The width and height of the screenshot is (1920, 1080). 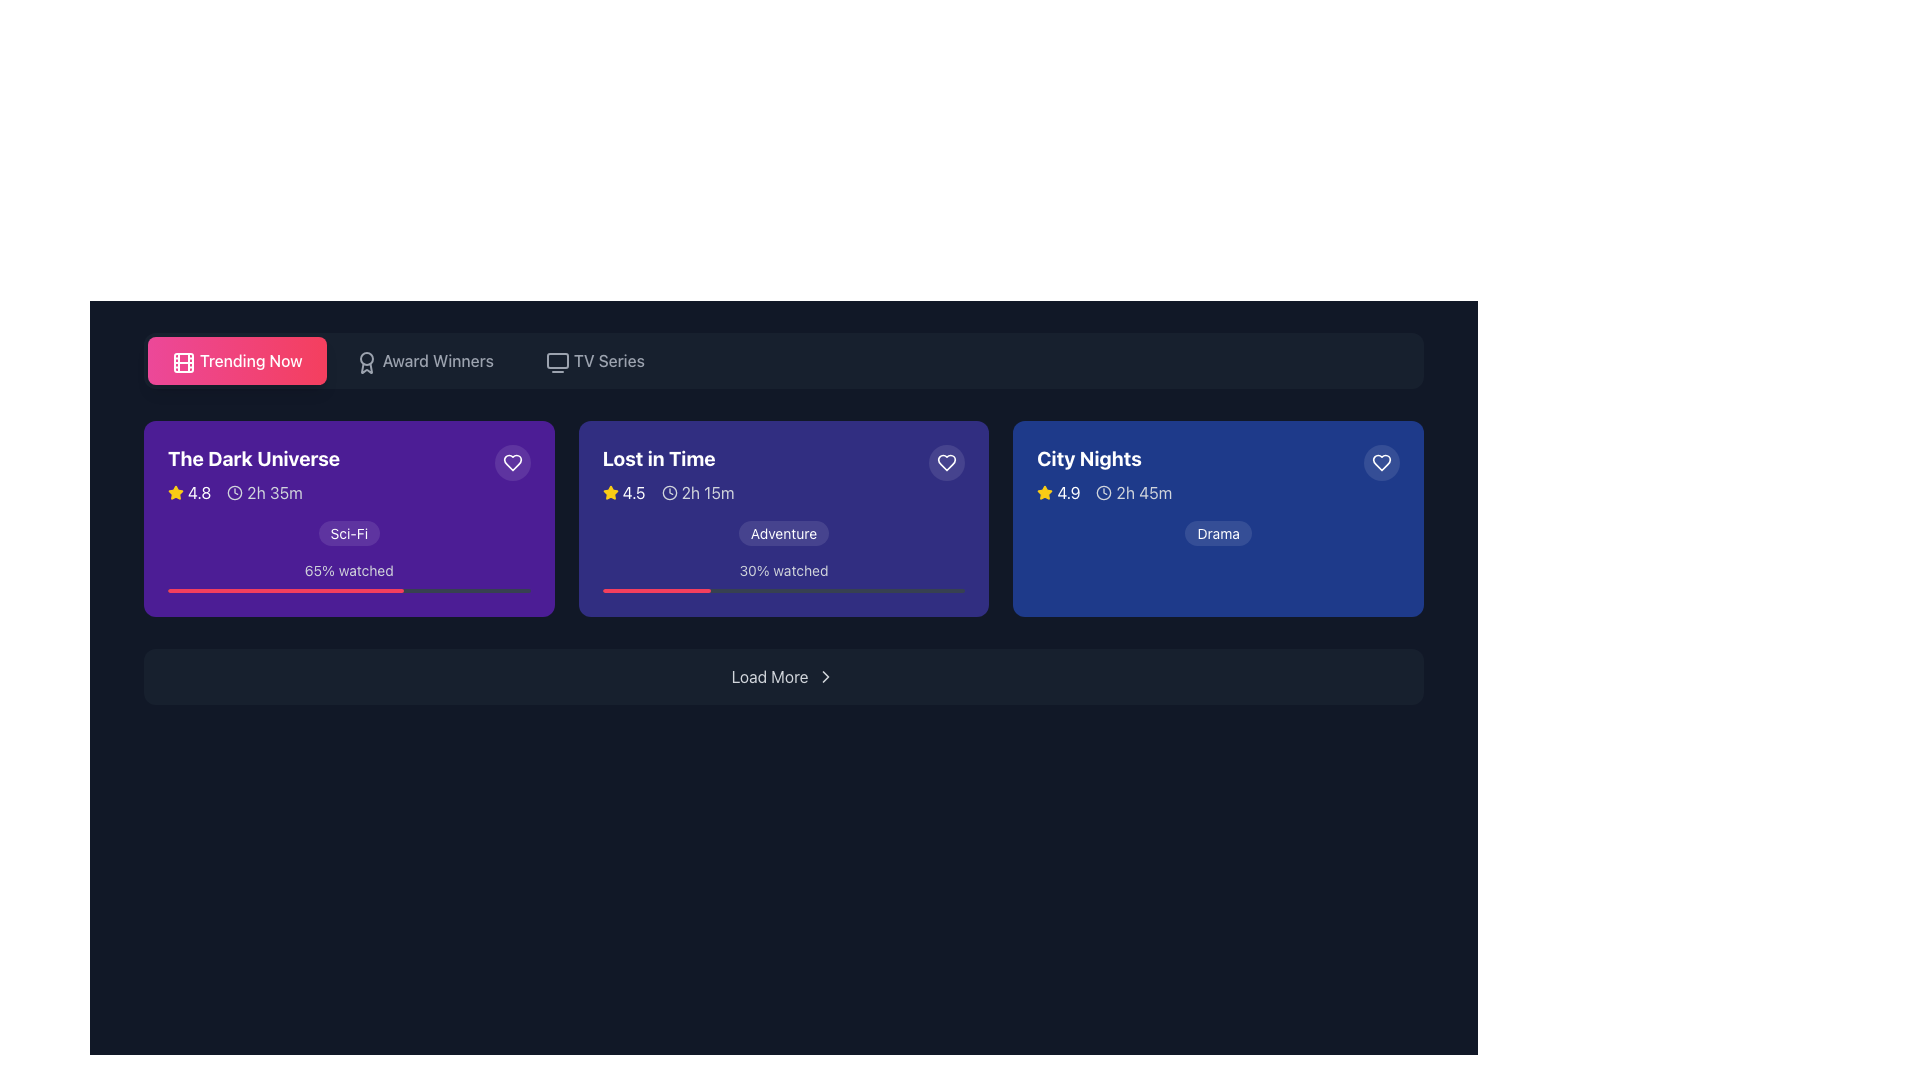 I want to click on the static text 'Lost in Time', which serves as the title for the second card in a horizontal group of three cards, located centrally above other elements, so click(x=659, y=459).